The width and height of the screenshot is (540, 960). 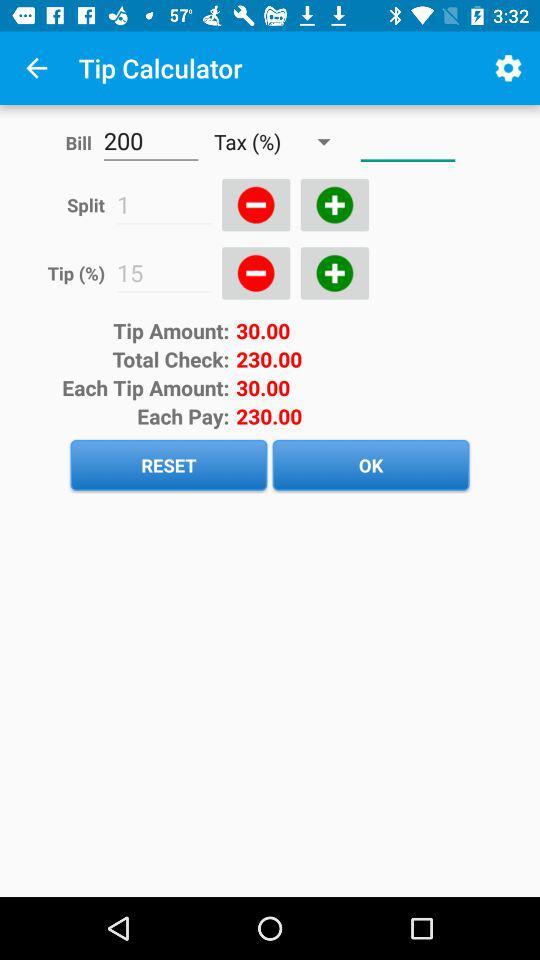 What do you see at coordinates (334, 272) in the screenshot?
I see `increase tip percentage` at bounding box center [334, 272].